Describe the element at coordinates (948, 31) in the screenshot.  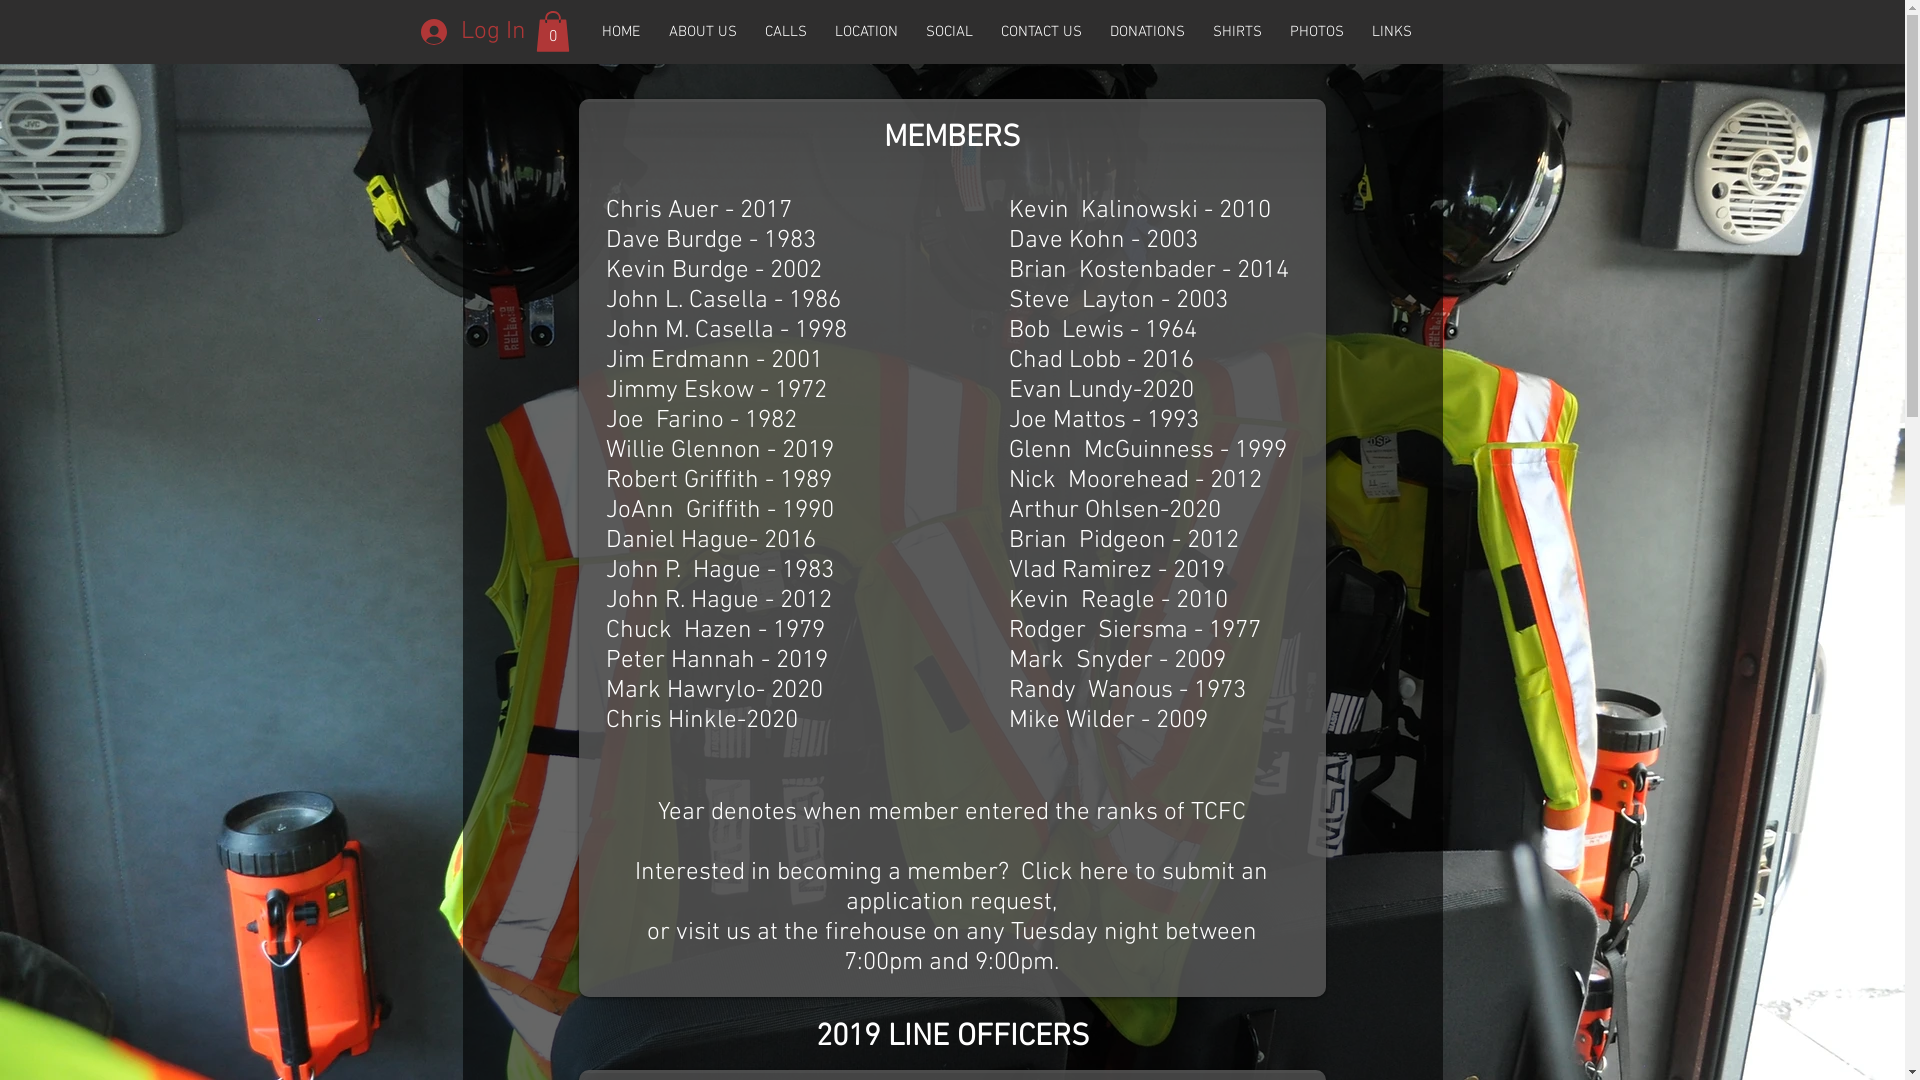
I see `'SOCIAL'` at that location.